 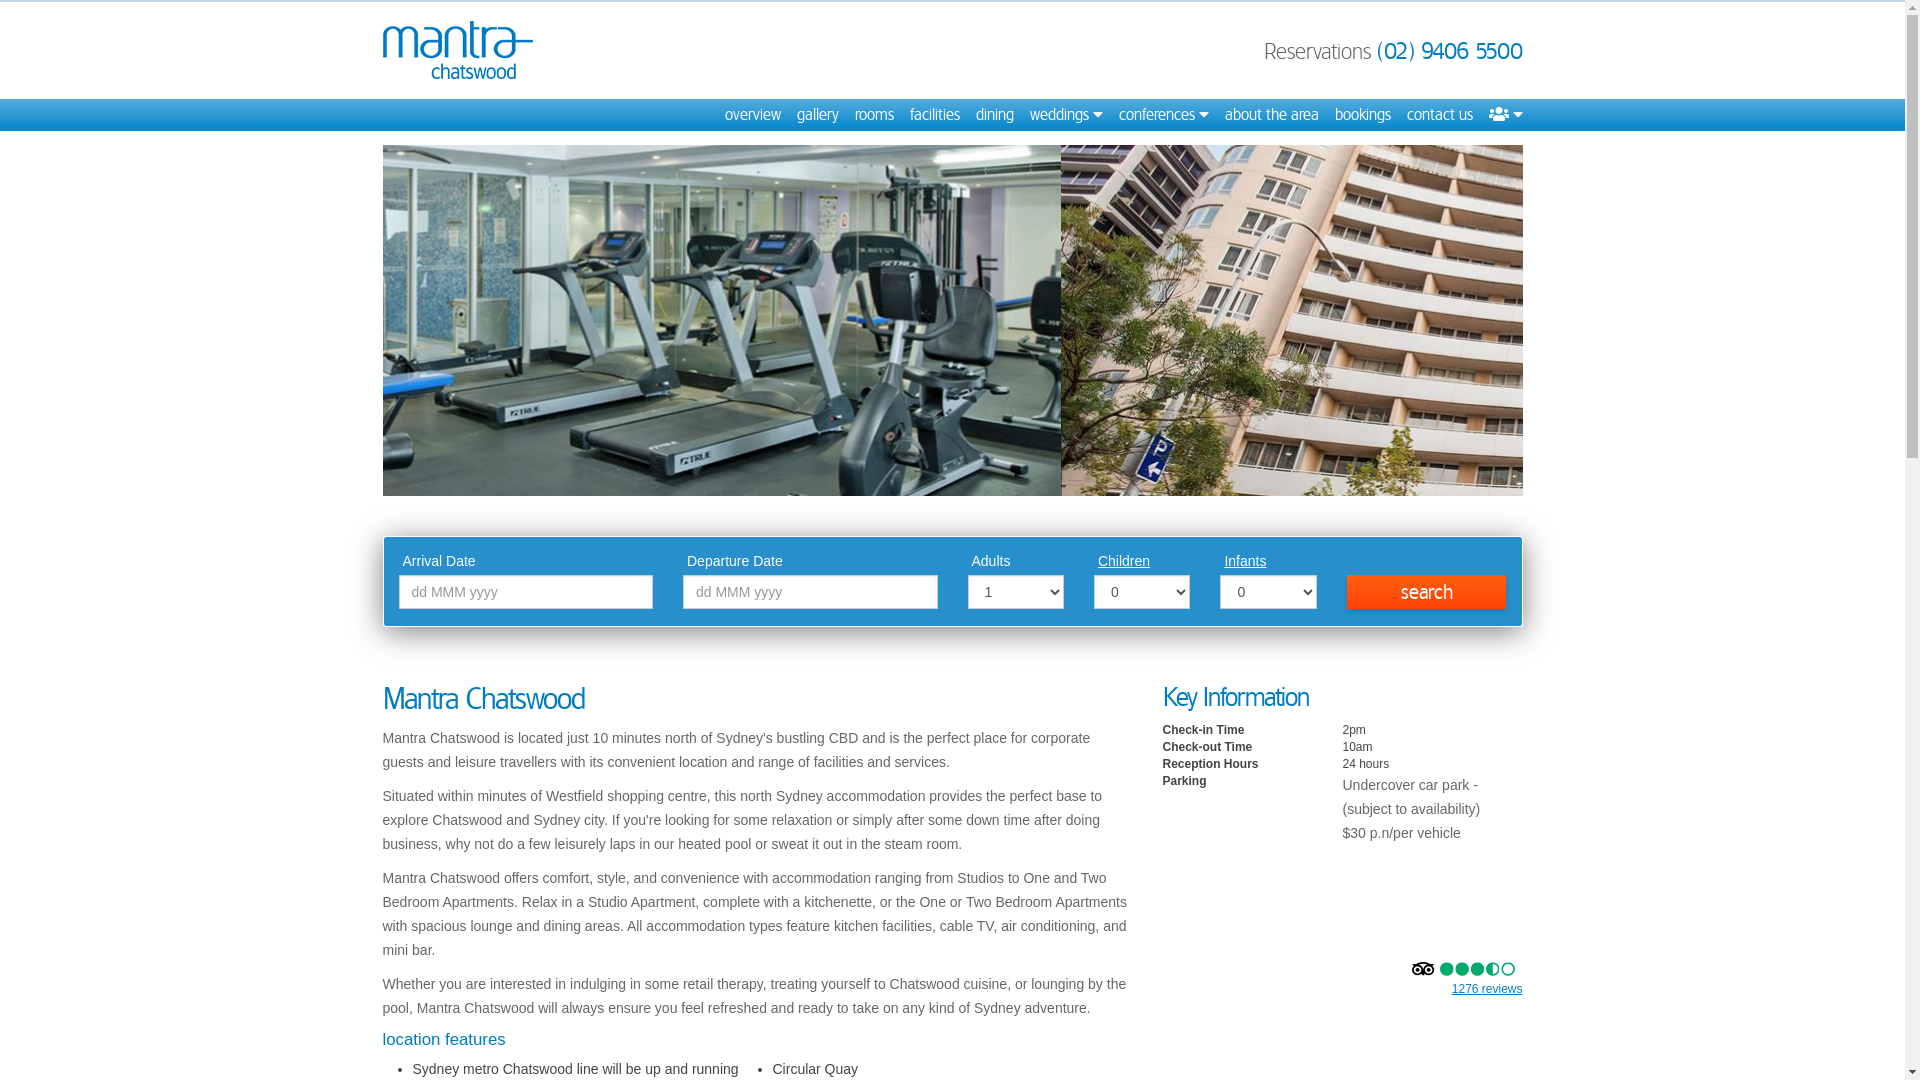 I want to click on 'weddings', so click(x=1065, y=115).